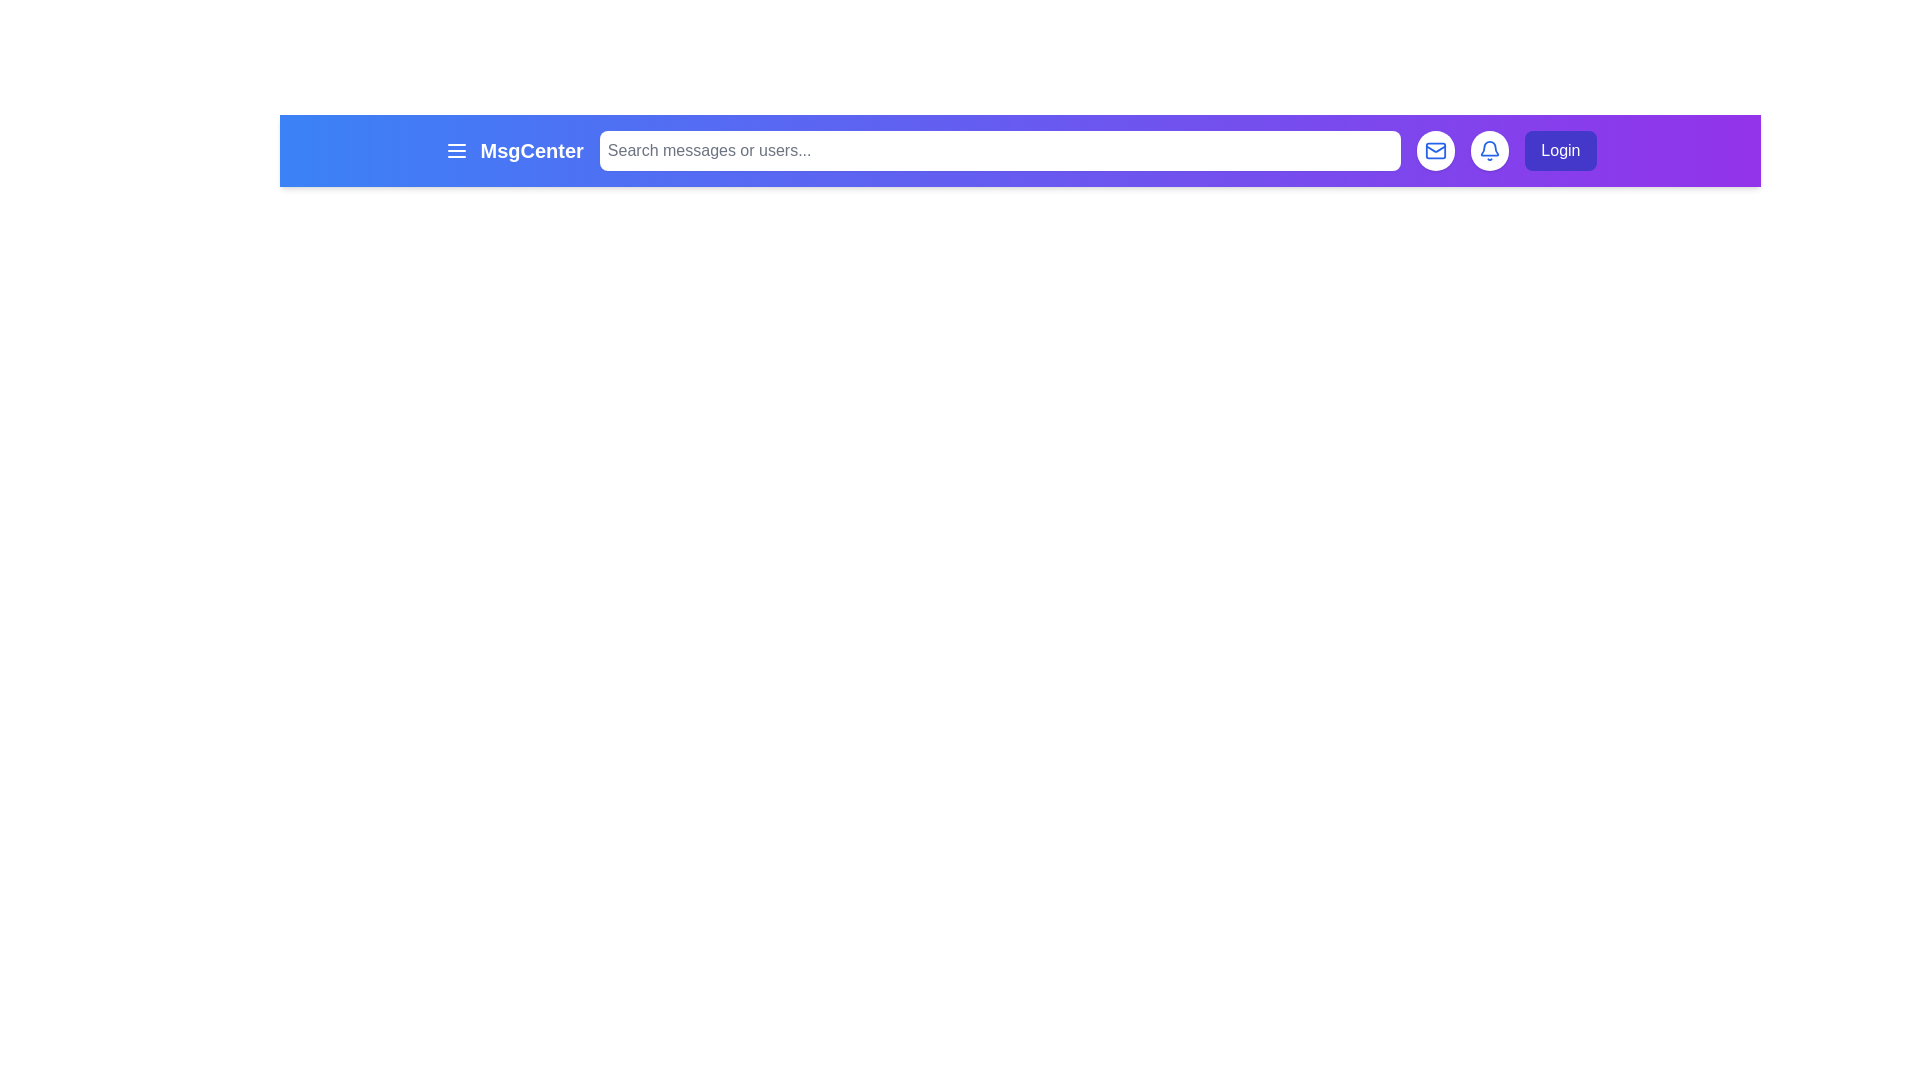  What do you see at coordinates (455, 149) in the screenshot?
I see `the menu button to open the navigation menu` at bounding box center [455, 149].